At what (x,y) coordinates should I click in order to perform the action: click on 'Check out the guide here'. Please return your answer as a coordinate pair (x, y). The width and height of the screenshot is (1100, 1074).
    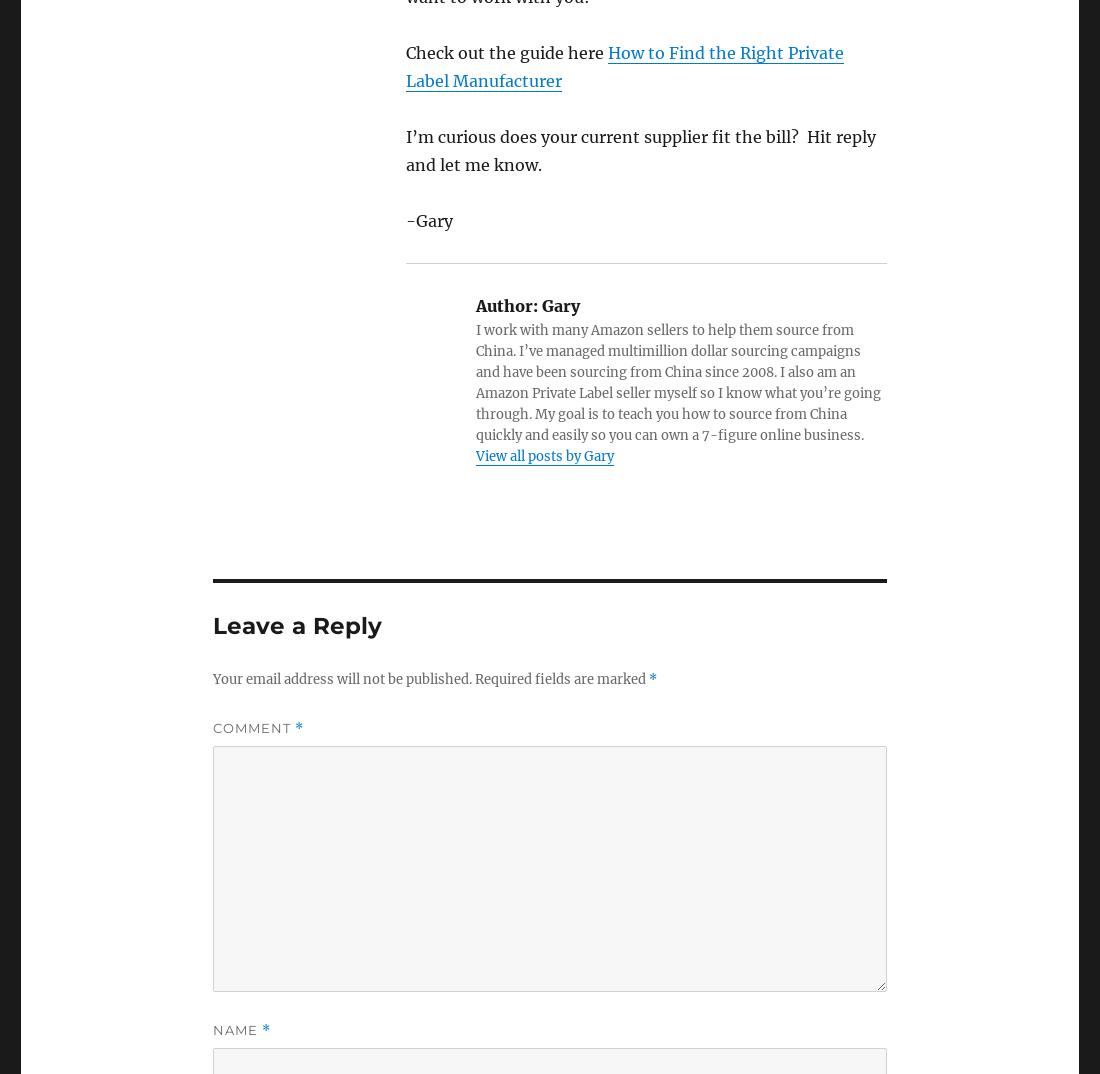
    Looking at the image, I should click on (405, 50).